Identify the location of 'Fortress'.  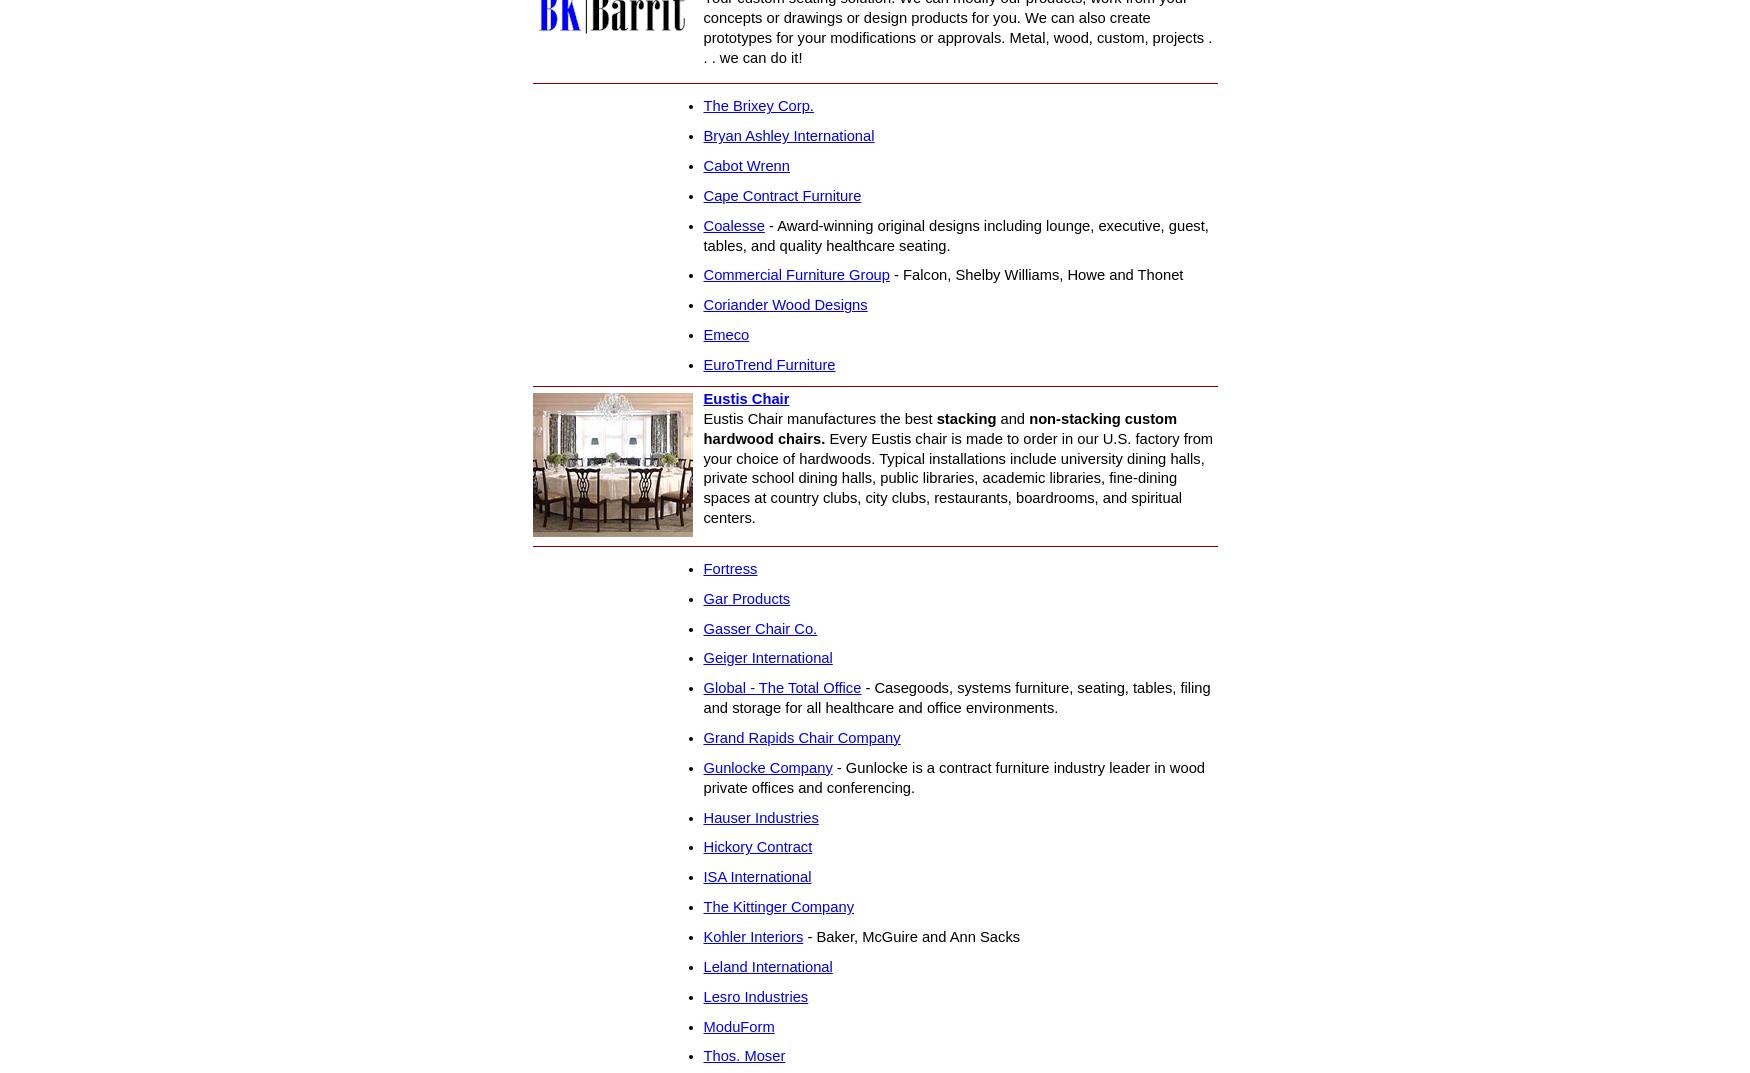
(702, 568).